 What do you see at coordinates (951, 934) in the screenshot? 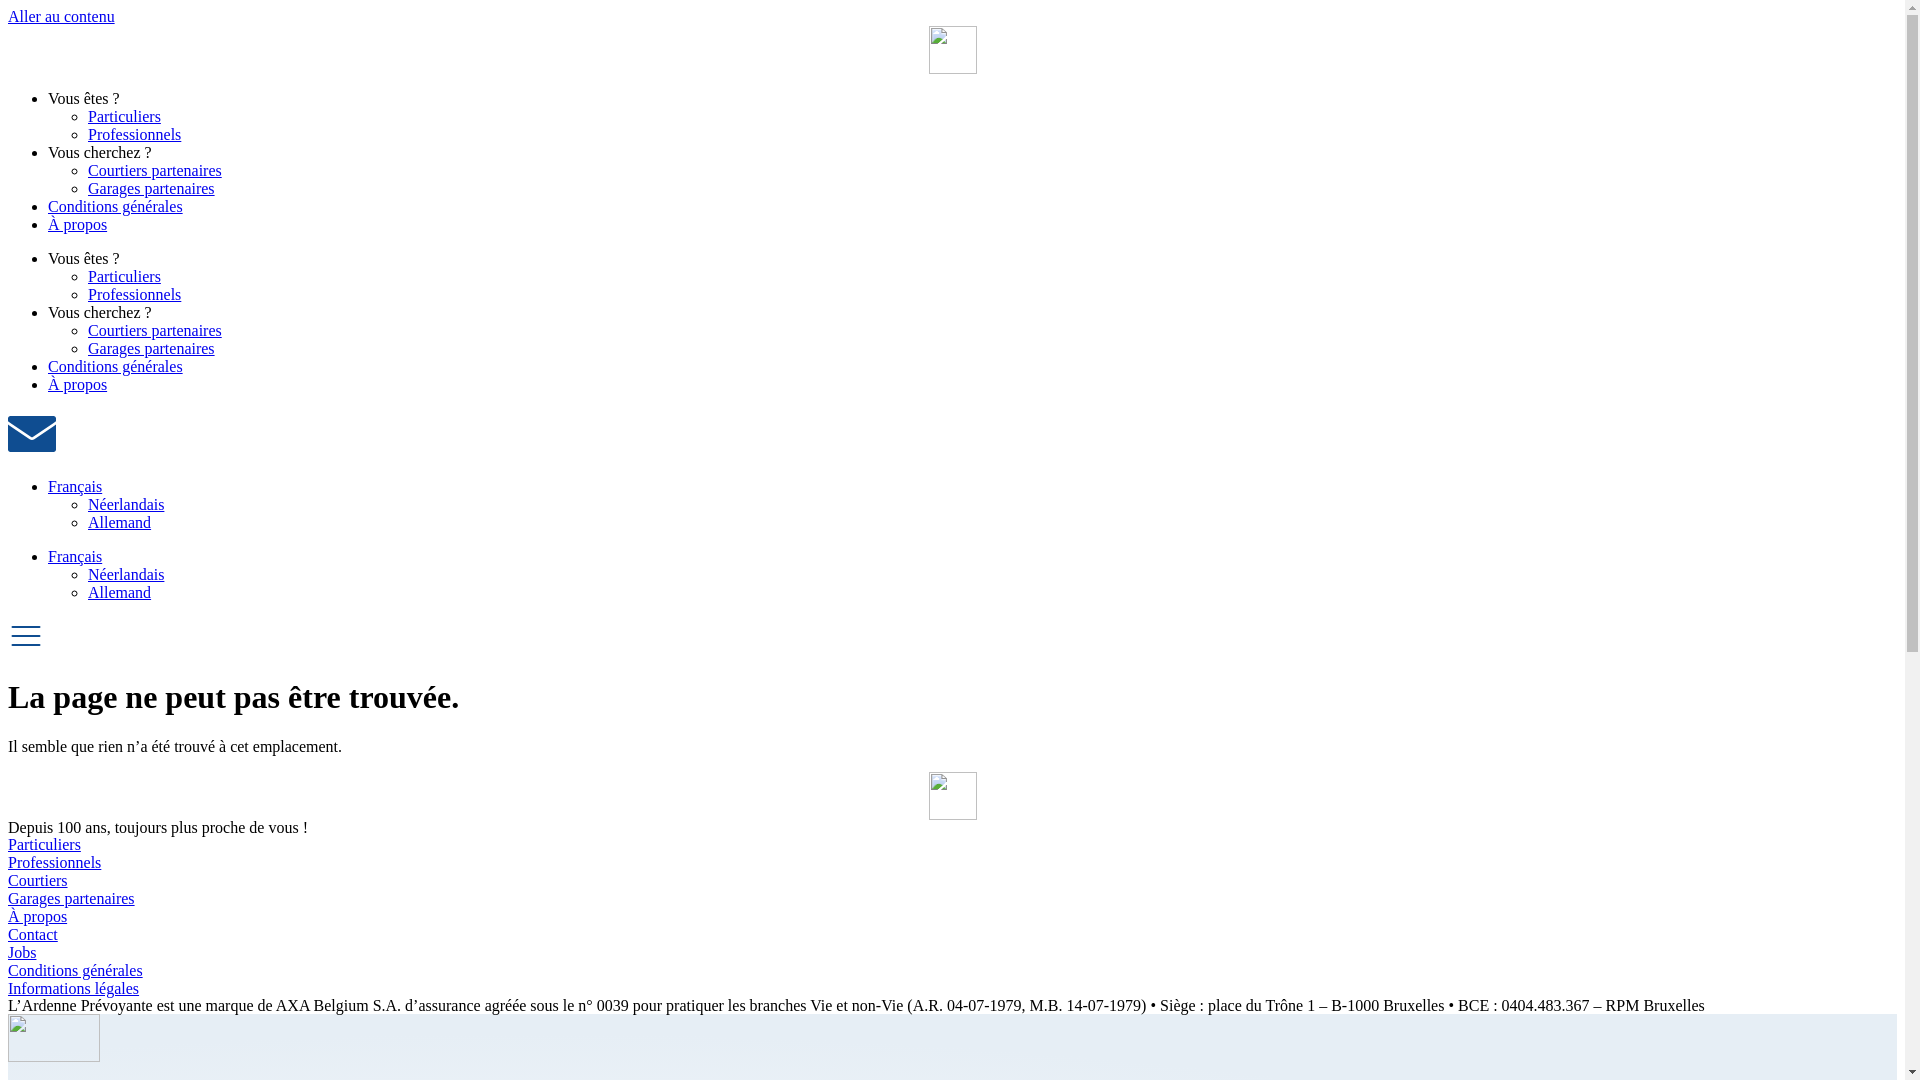
I see `'Contact'` at bounding box center [951, 934].